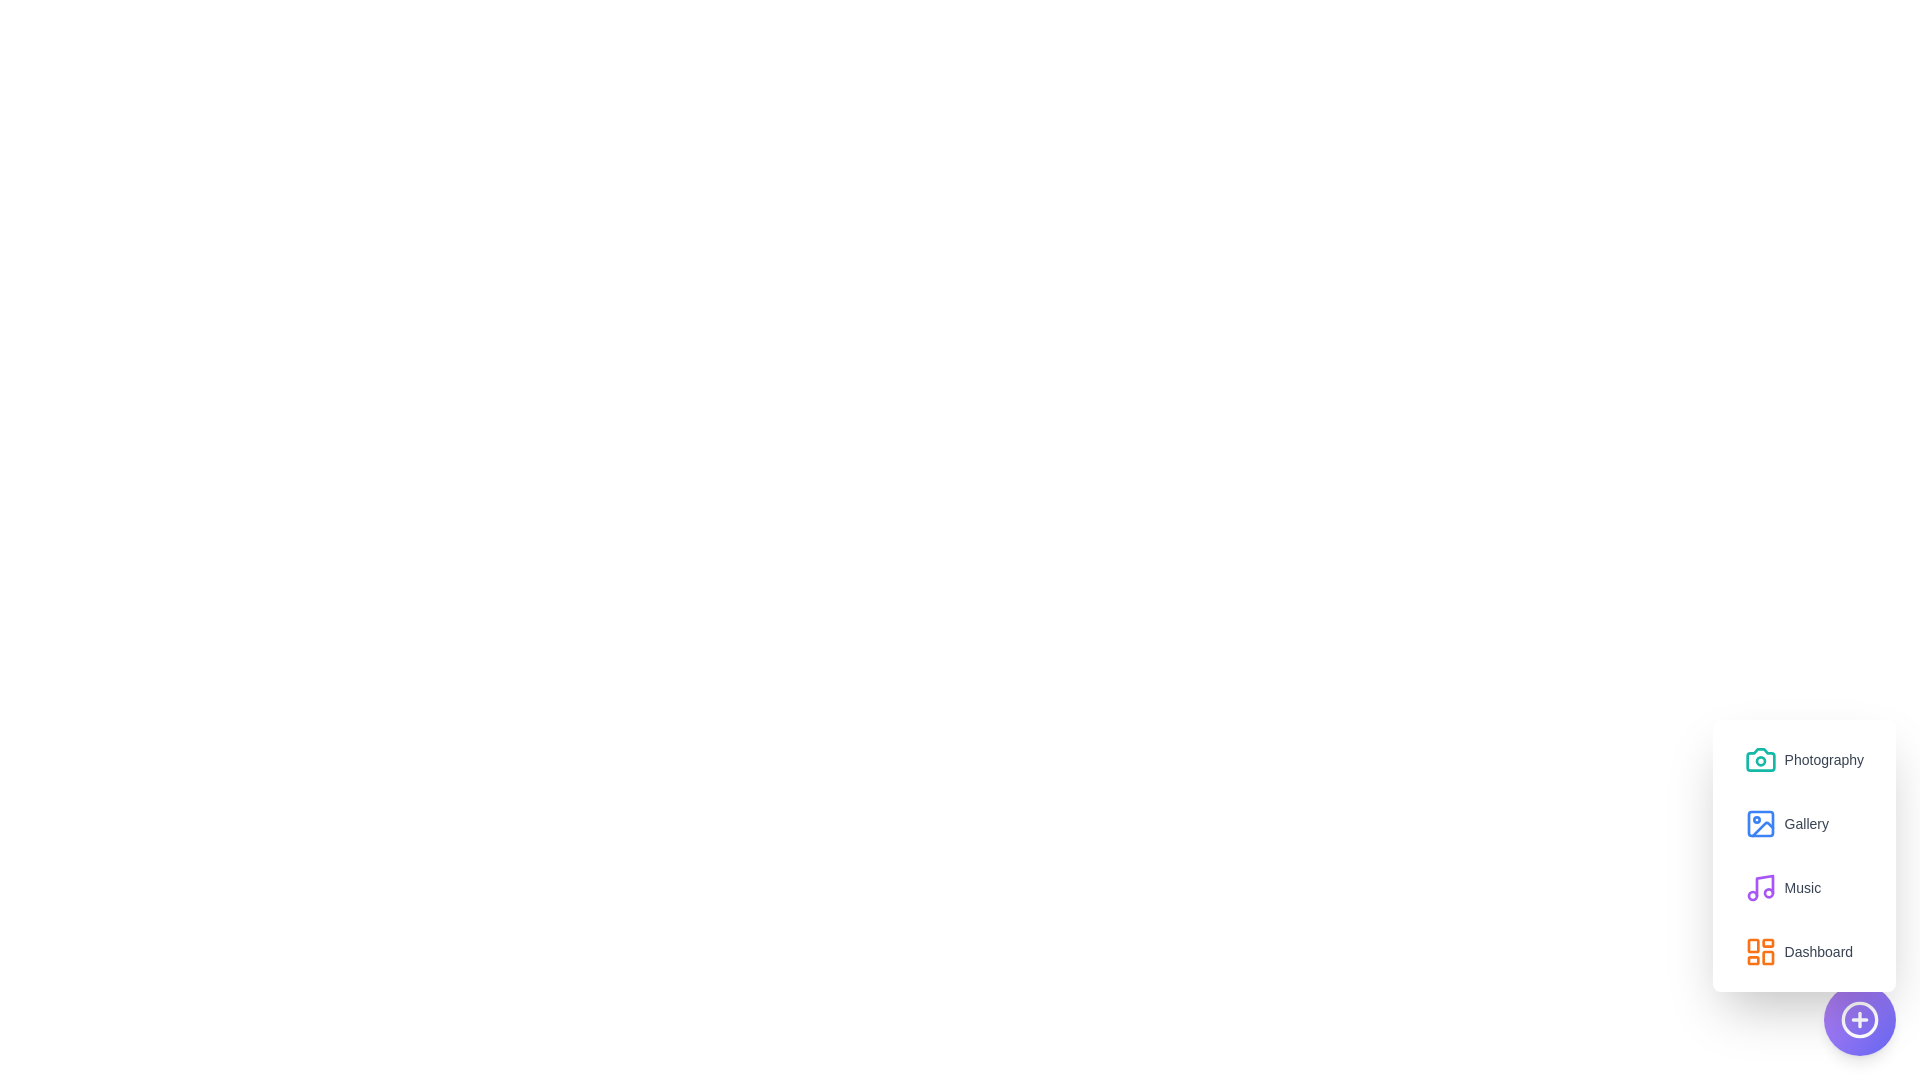 The height and width of the screenshot is (1080, 1920). I want to click on the floating action button to toggle the EnhancedSpeedDial menu visibility, so click(1859, 1019).